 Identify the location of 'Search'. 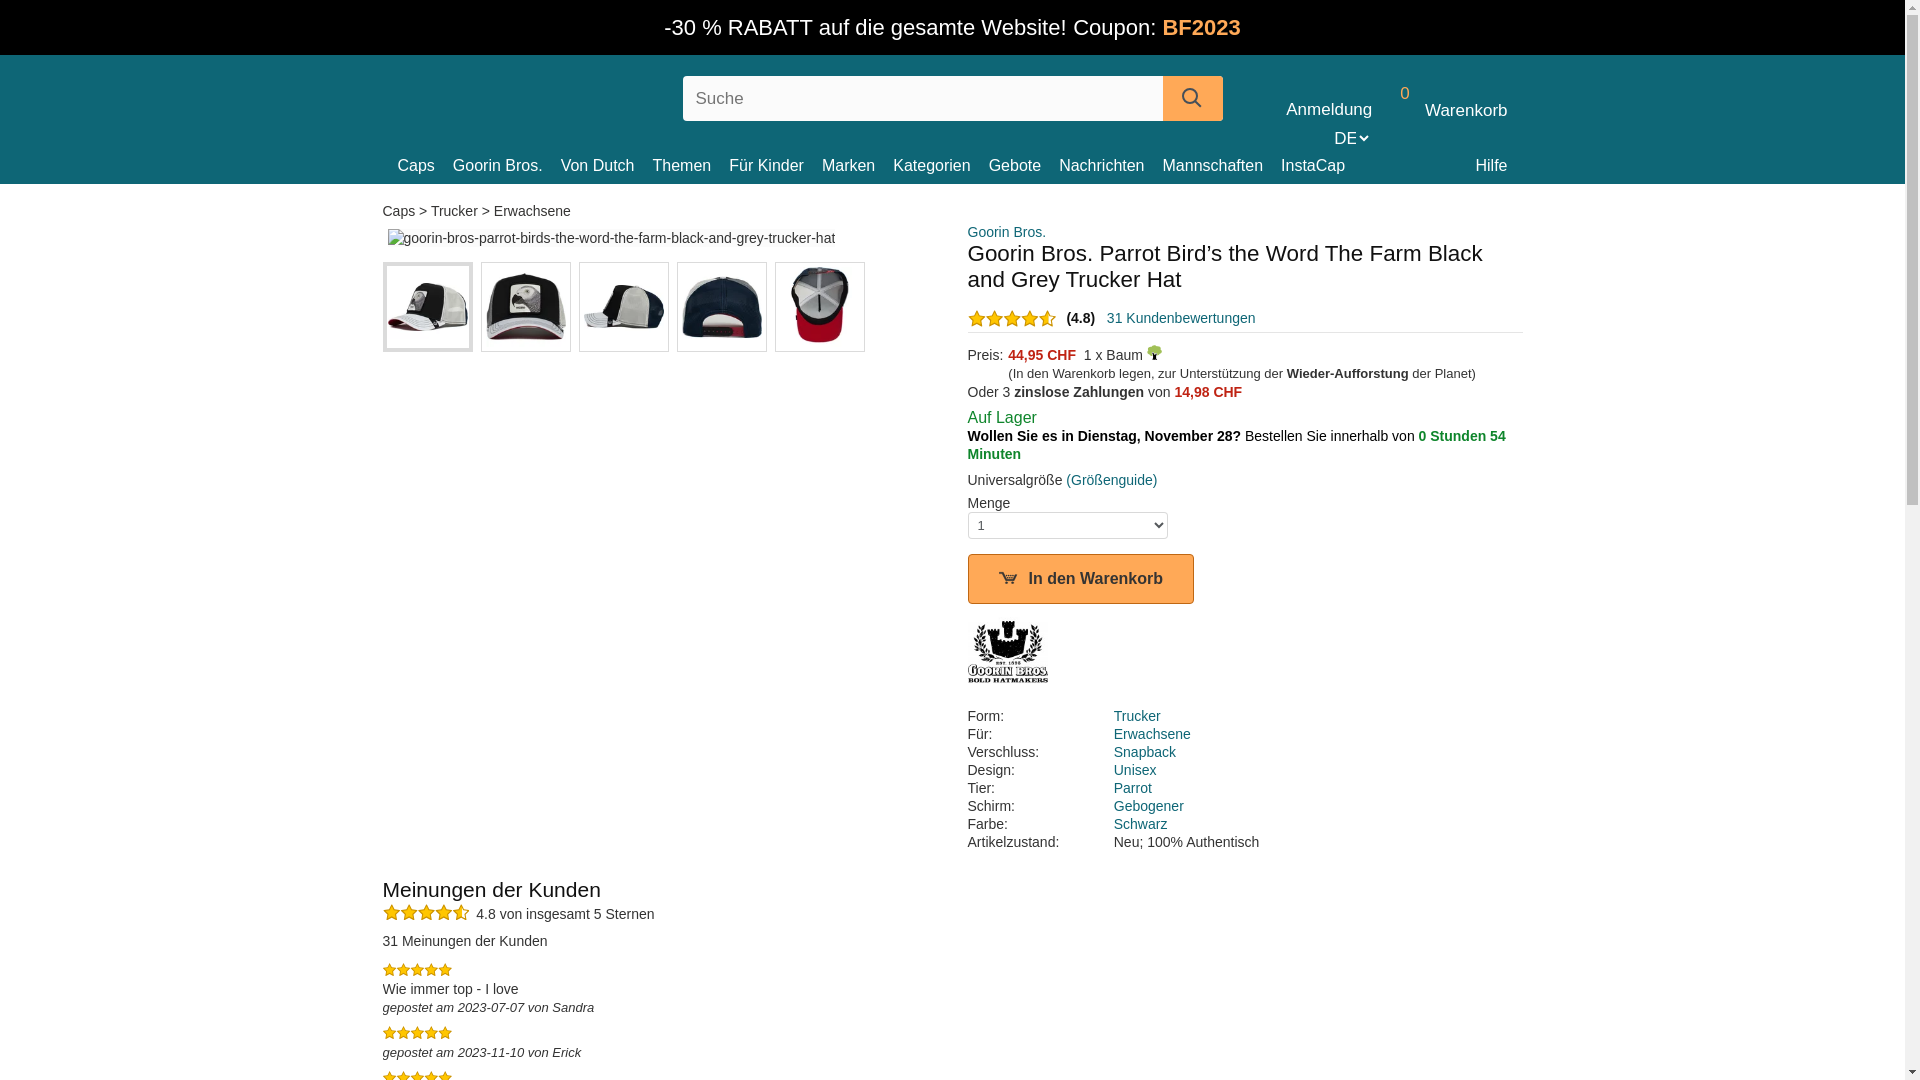
(1191, 98).